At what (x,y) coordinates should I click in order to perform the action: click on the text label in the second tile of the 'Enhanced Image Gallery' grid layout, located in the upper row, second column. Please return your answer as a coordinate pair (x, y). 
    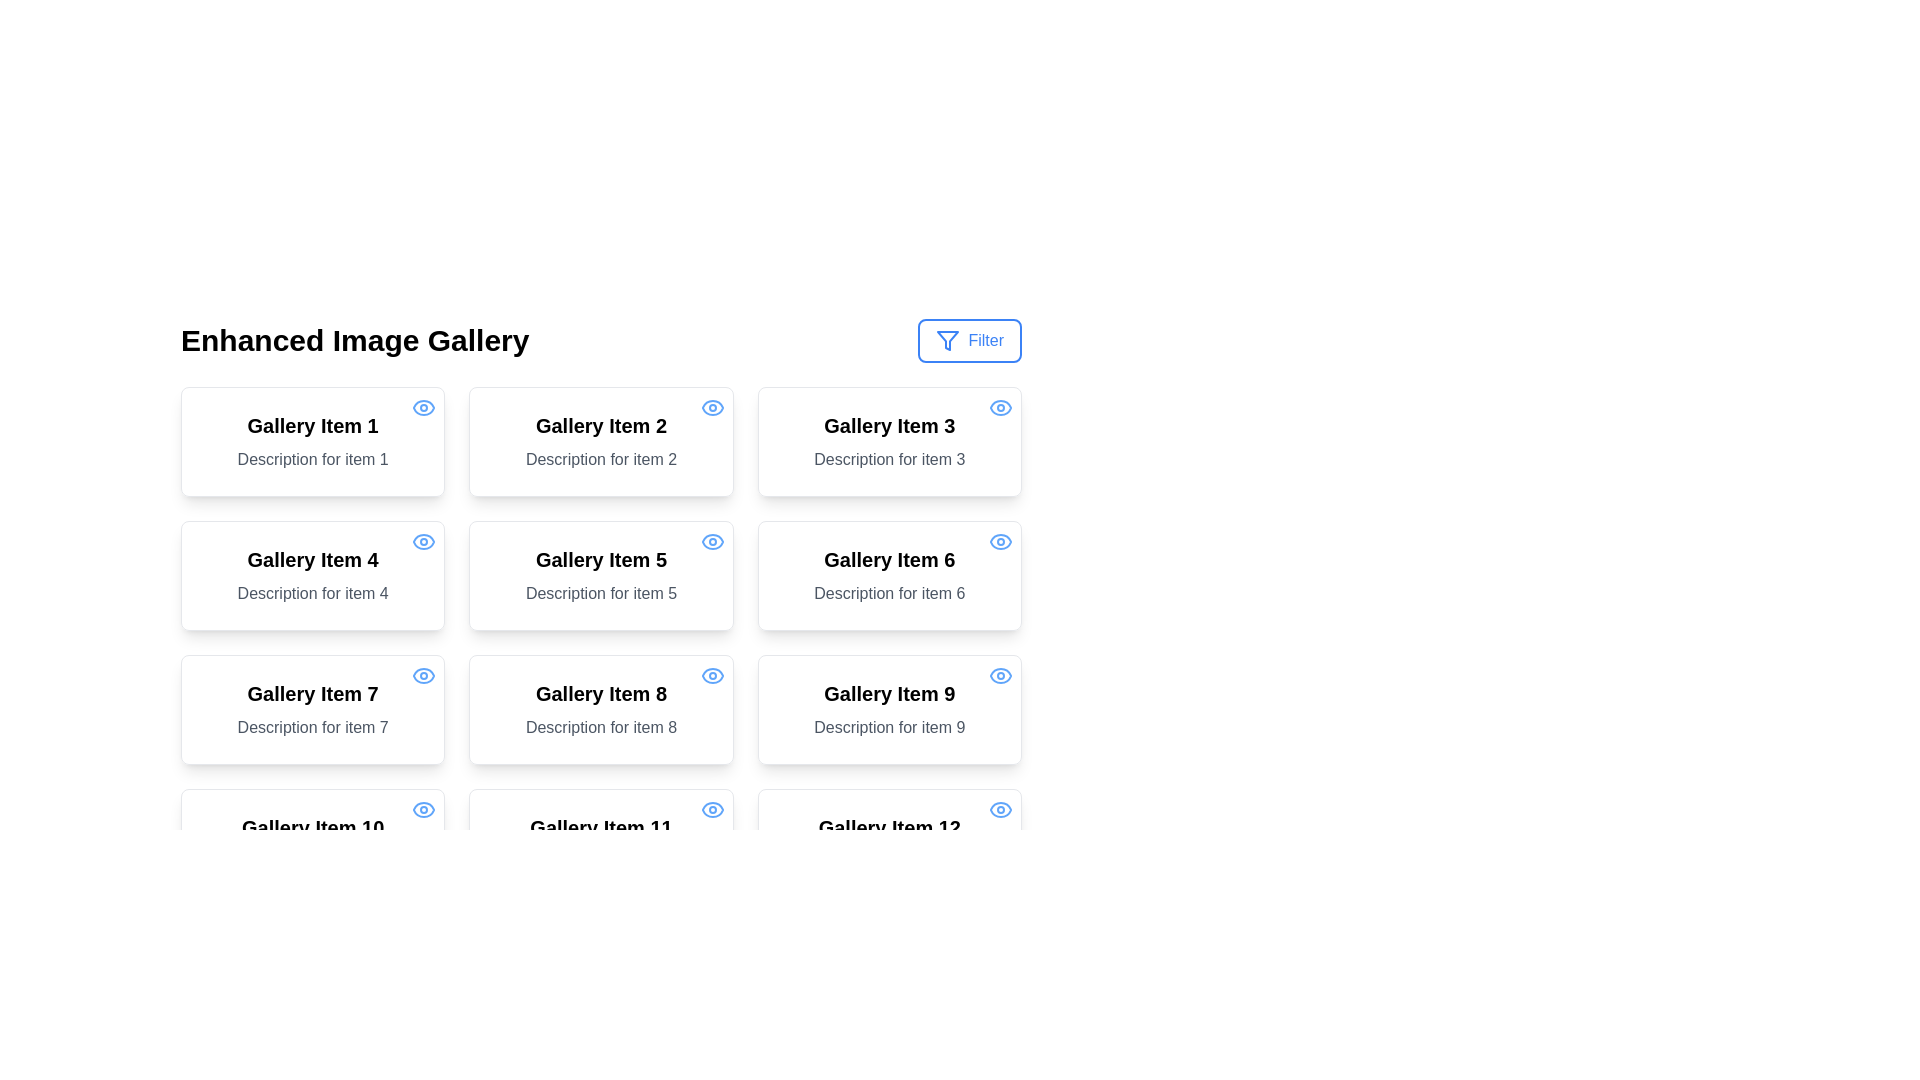
    Looking at the image, I should click on (600, 424).